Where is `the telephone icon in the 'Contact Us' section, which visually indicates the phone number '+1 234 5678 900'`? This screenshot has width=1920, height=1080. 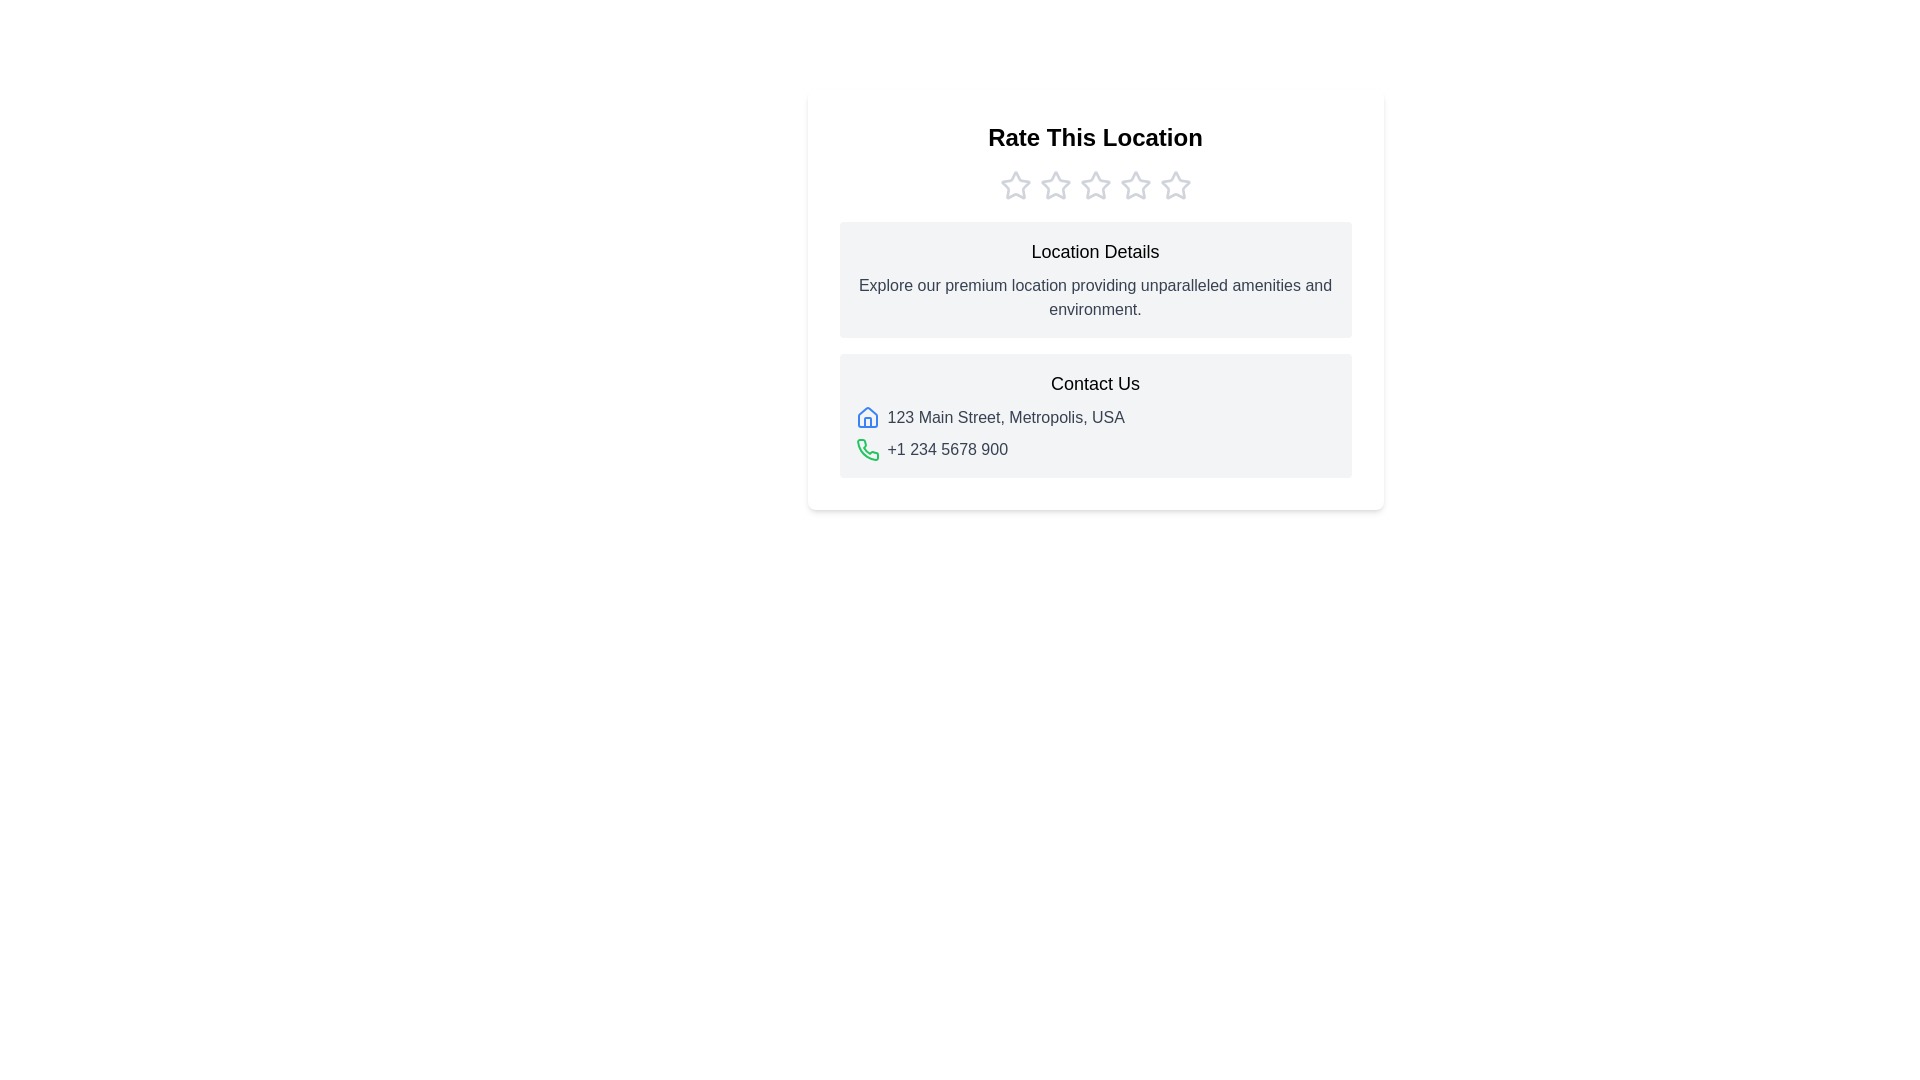
the telephone icon in the 'Contact Us' section, which visually indicates the phone number '+1 234 5678 900' is located at coordinates (867, 448).